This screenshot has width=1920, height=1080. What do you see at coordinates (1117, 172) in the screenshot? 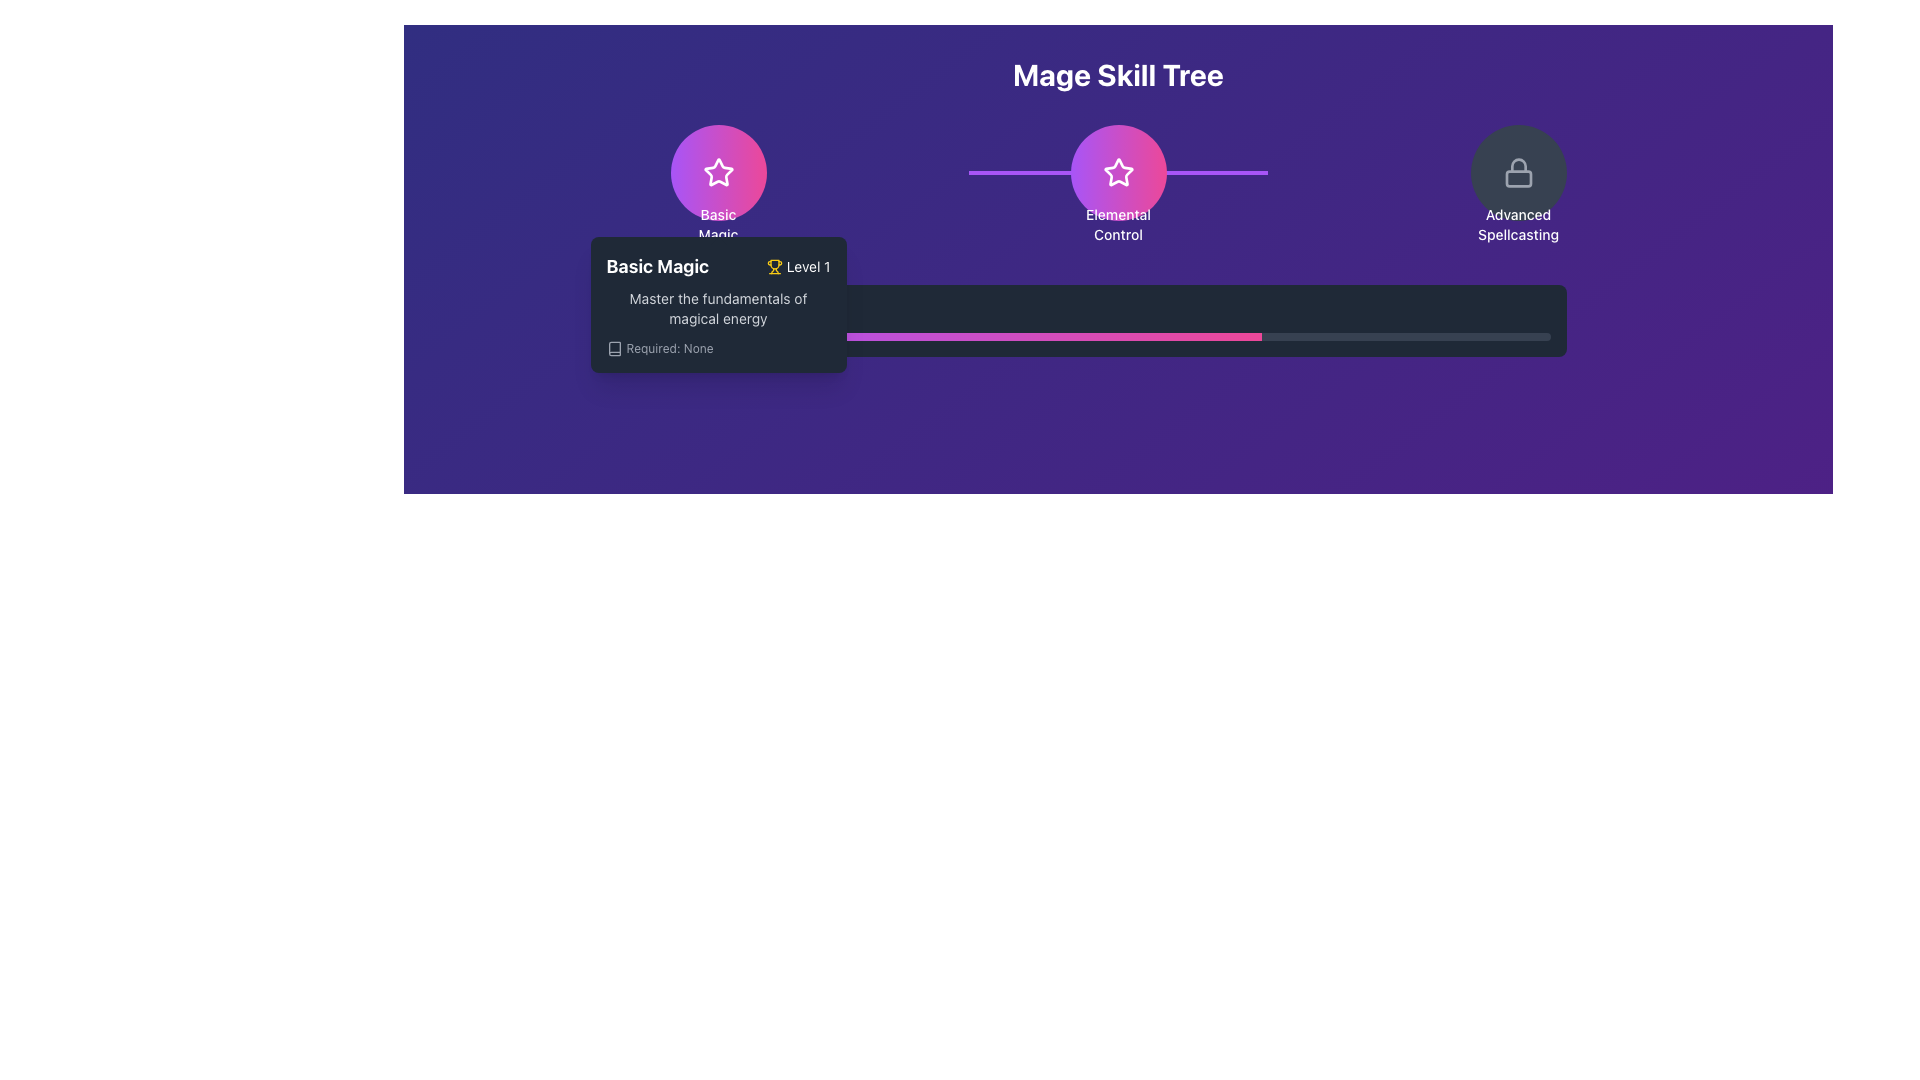
I see `the solid purple progress bar located centrally below the 'Mage Skill Tree' title and directly below the 'Elemental Control' circular node` at bounding box center [1117, 172].